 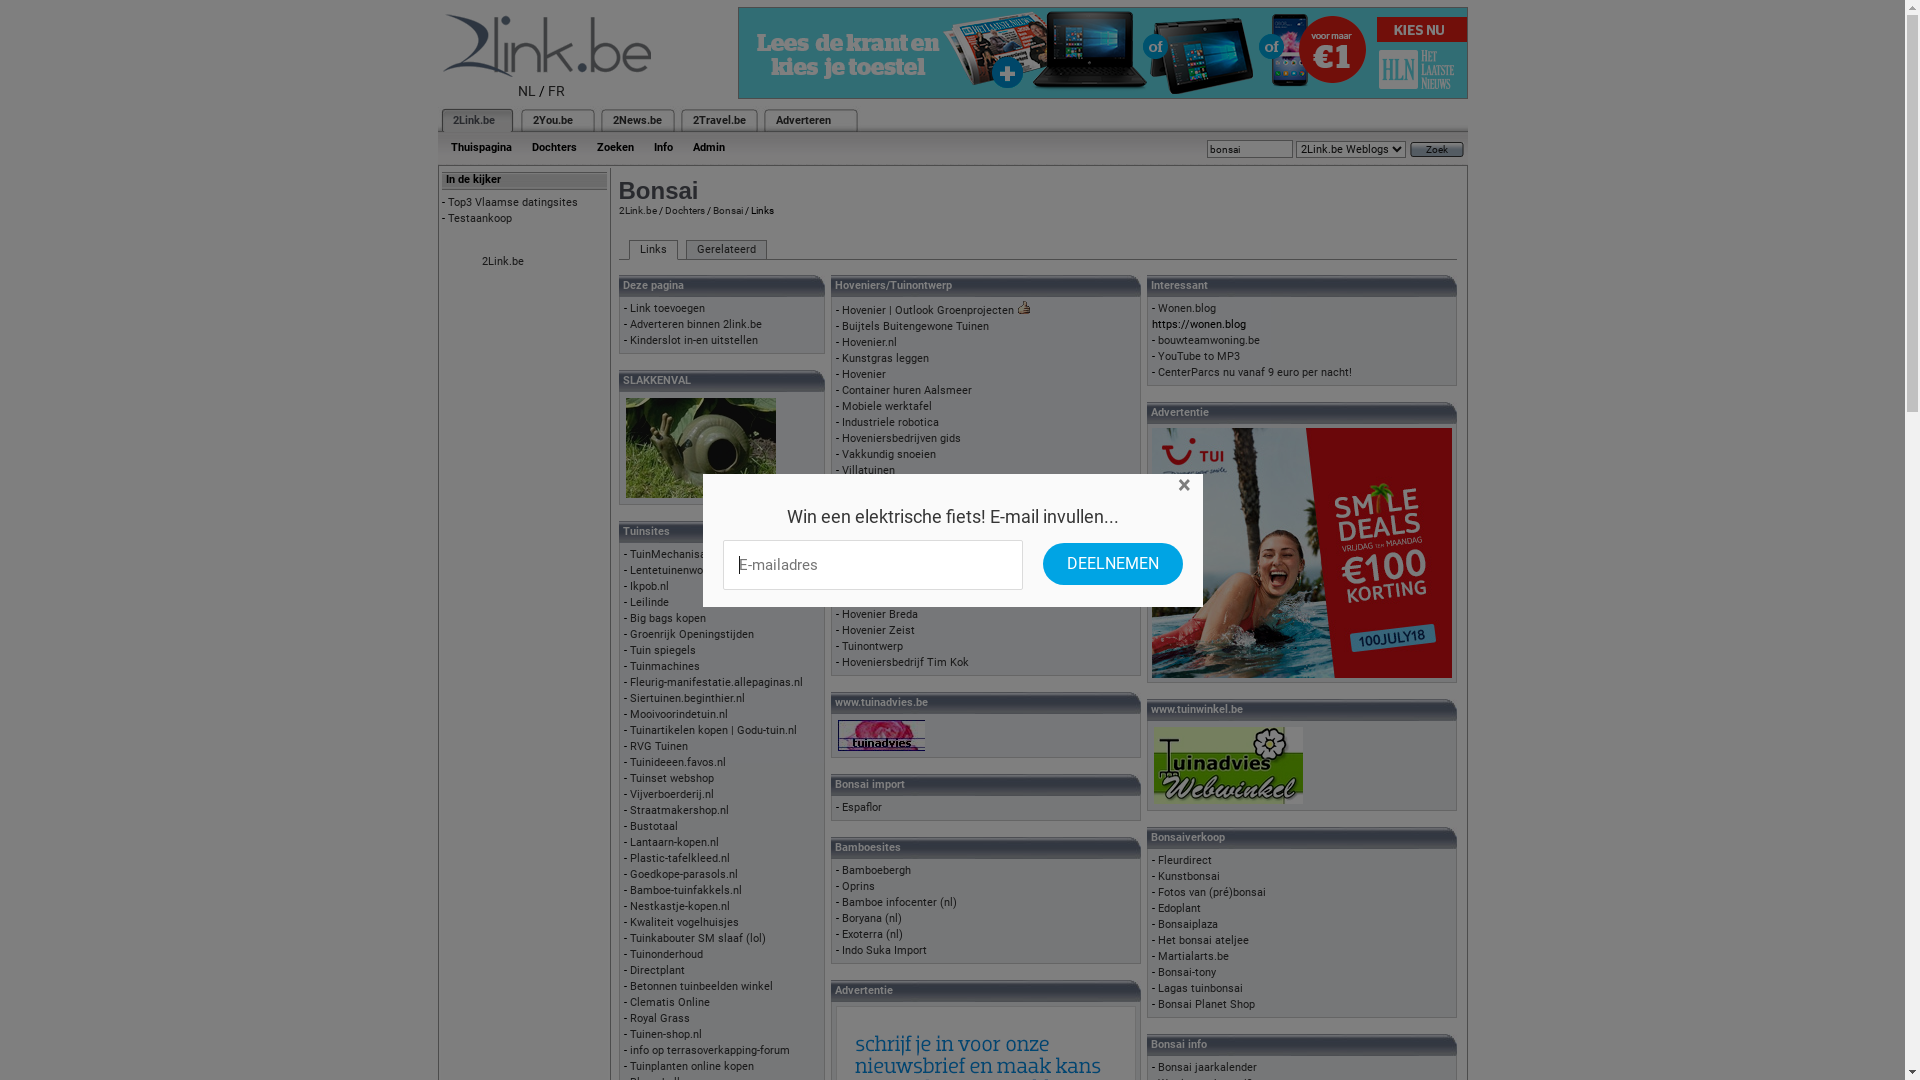 What do you see at coordinates (872, 934) in the screenshot?
I see `'Exoterra (nl)'` at bounding box center [872, 934].